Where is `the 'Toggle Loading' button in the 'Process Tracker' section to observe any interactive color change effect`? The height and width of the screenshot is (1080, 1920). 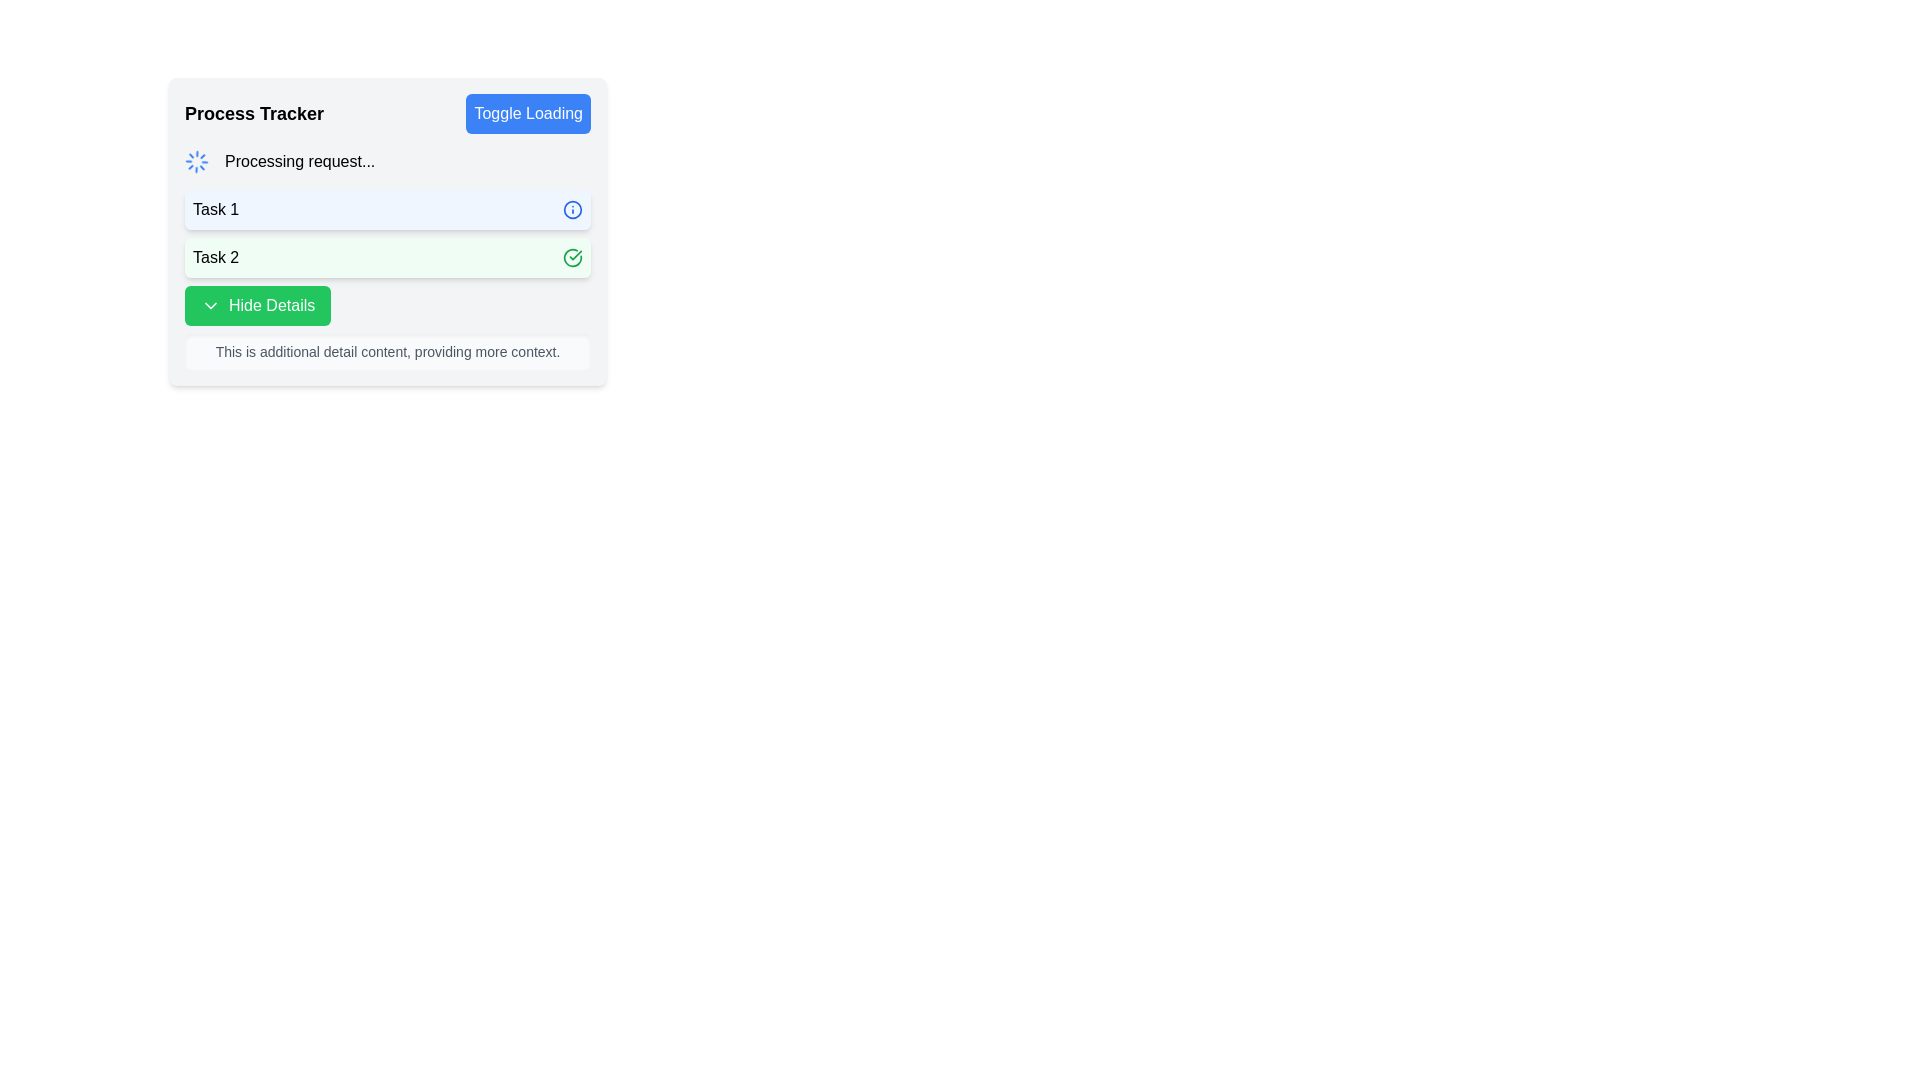 the 'Toggle Loading' button in the 'Process Tracker' section to observe any interactive color change effect is located at coordinates (388, 114).